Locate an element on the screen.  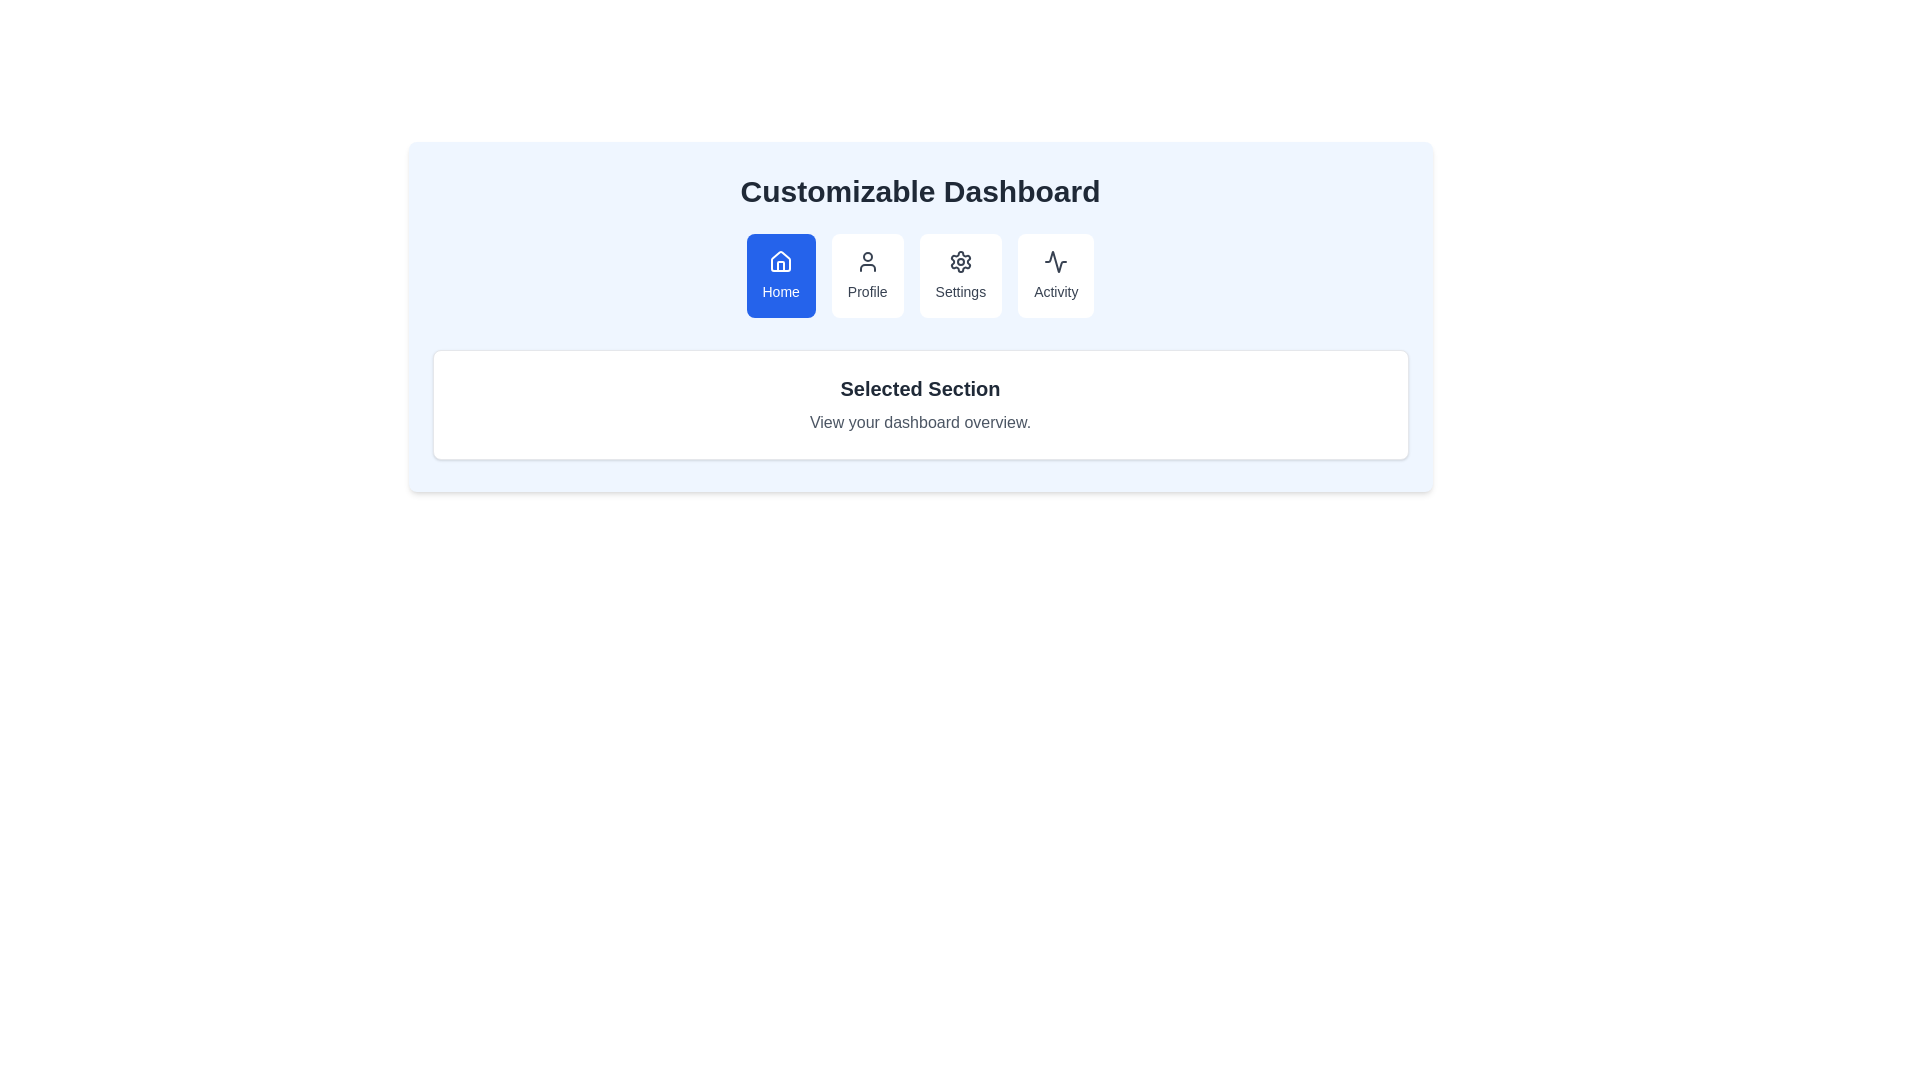
the static text label indicating the functionality of the Settings button located under the gear icon in the third button of the horizontal row is located at coordinates (960, 292).